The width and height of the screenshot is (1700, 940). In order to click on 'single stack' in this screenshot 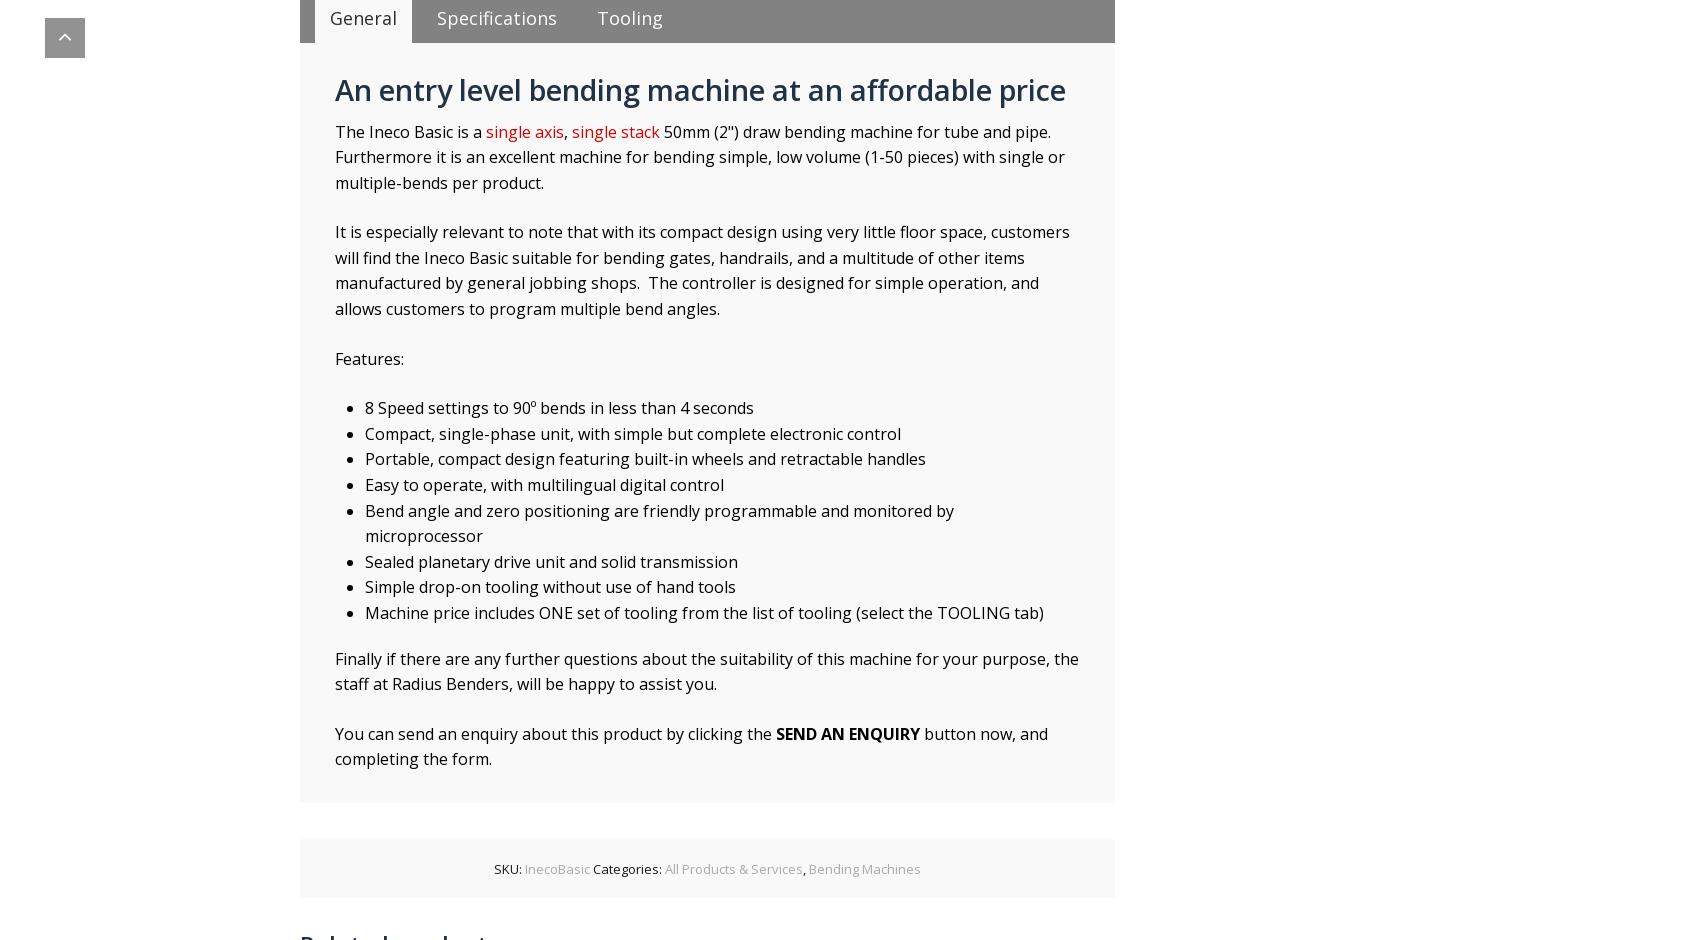, I will do `click(615, 130)`.